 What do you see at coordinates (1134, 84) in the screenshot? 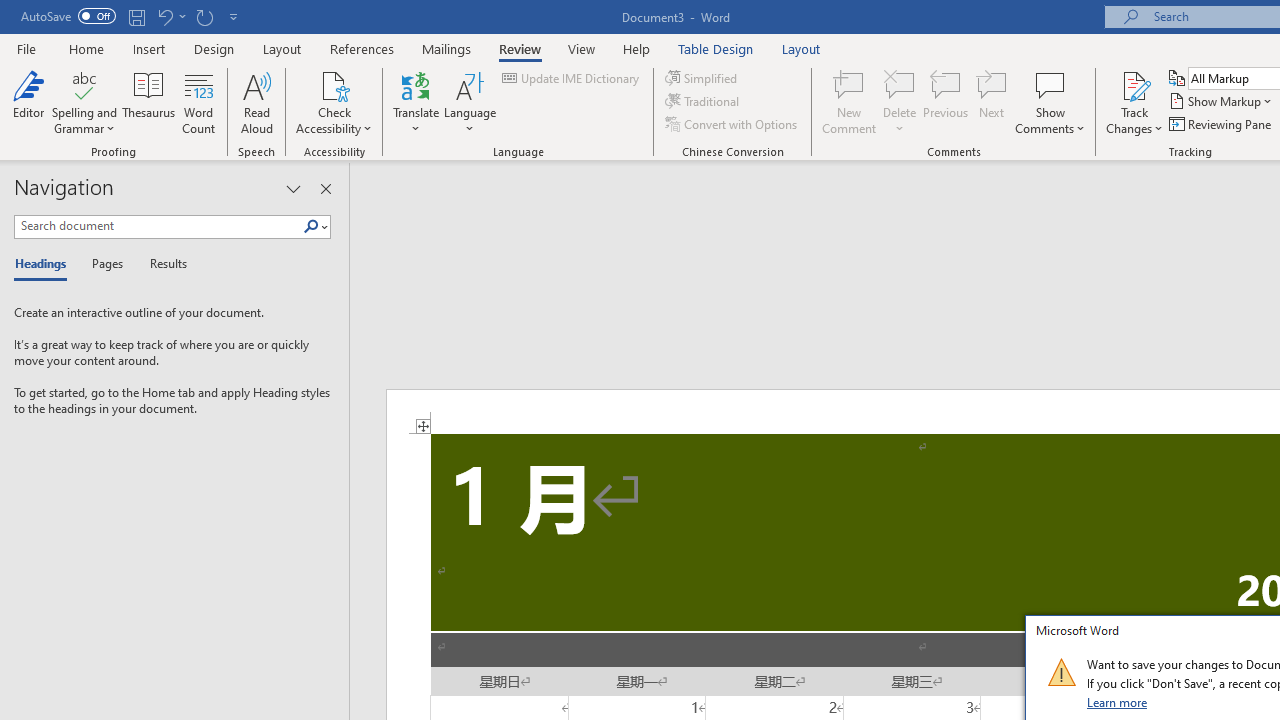
I see `'Track Changes'` at bounding box center [1134, 84].